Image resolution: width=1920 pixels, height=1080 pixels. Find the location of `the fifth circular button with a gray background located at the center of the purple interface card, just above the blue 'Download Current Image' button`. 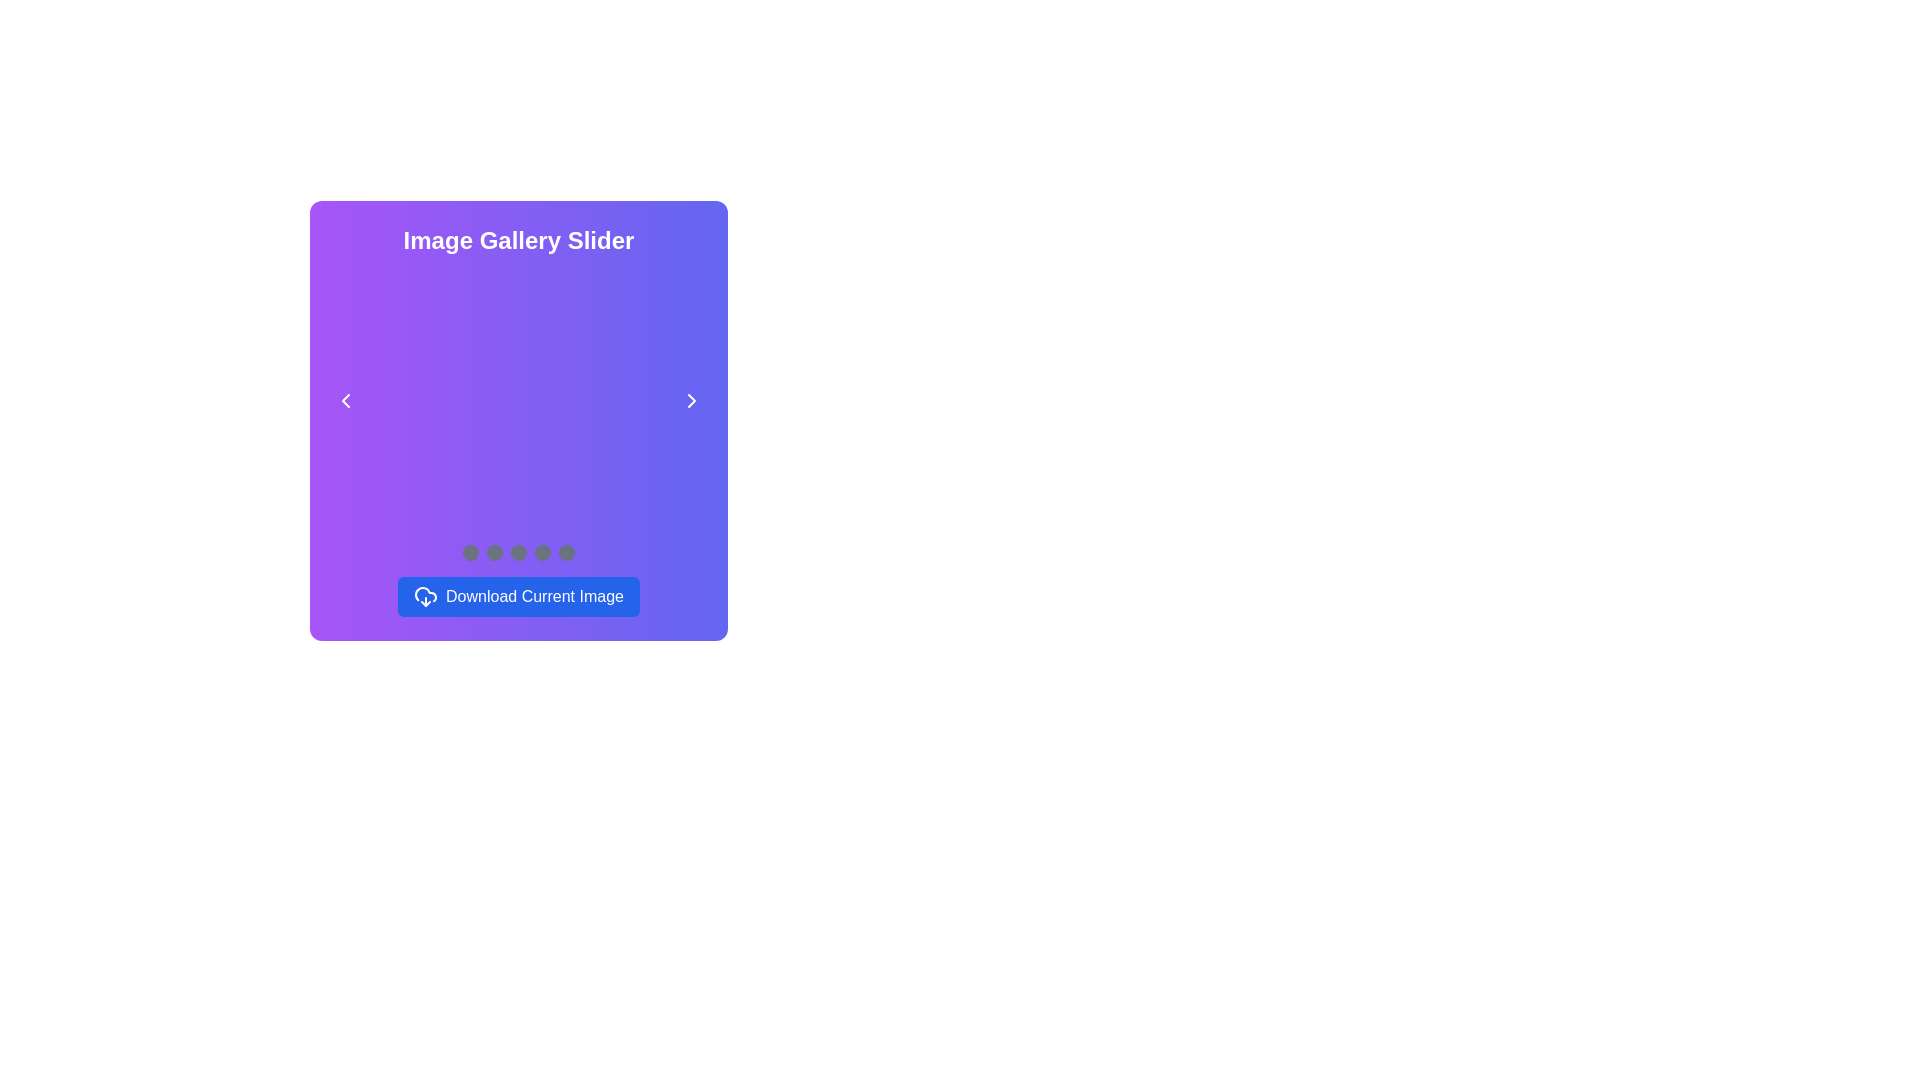

the fifth circular button with a gray background located at the center of the purple interface card, just above the blue 'Download Current Image' button is located at coordinates (565, 552).